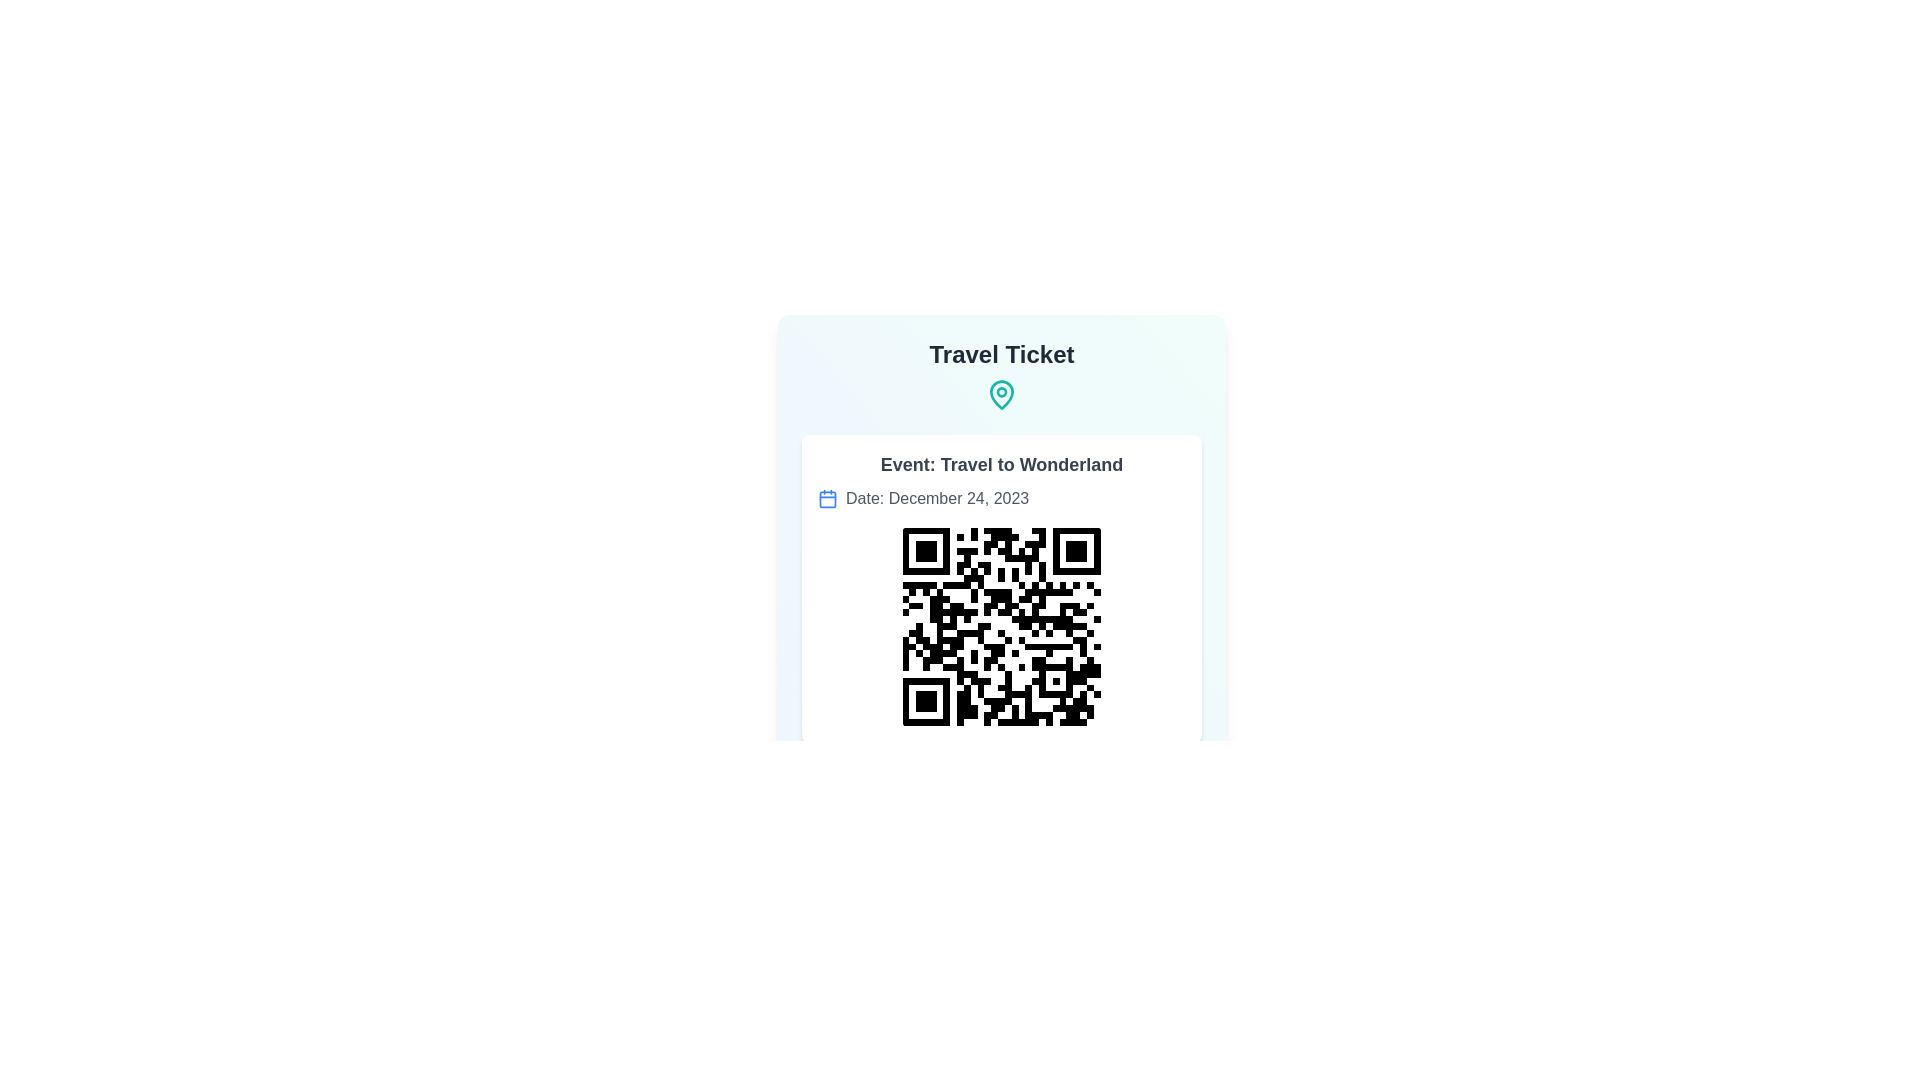  I want to click on the informational line displaying the date 'Date: December 24, 2023', which includes a blue calendar icon on the left and is centrally aligned below the event description, so click(1002, 497).